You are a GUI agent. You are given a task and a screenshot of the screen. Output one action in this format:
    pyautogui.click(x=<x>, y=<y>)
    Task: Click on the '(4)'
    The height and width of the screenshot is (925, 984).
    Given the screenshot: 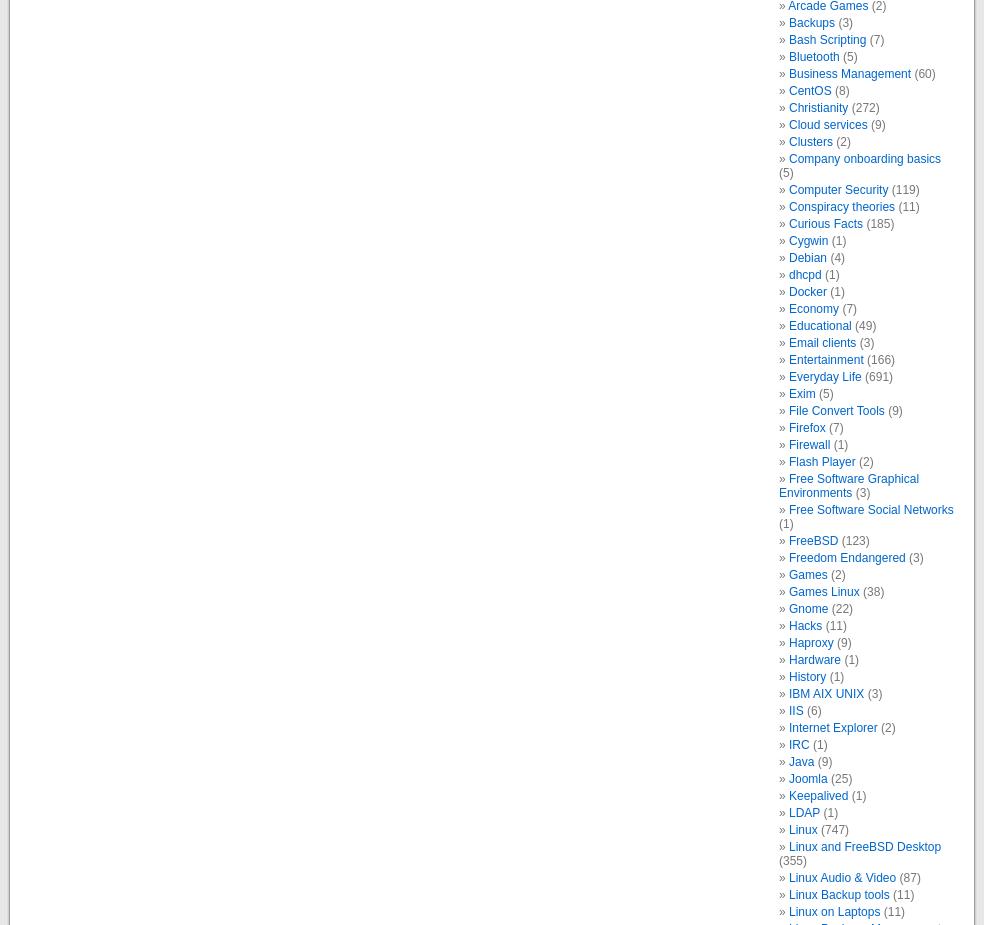 What is the action you would take?
    pyautogui.click(x=835, y=256)
    